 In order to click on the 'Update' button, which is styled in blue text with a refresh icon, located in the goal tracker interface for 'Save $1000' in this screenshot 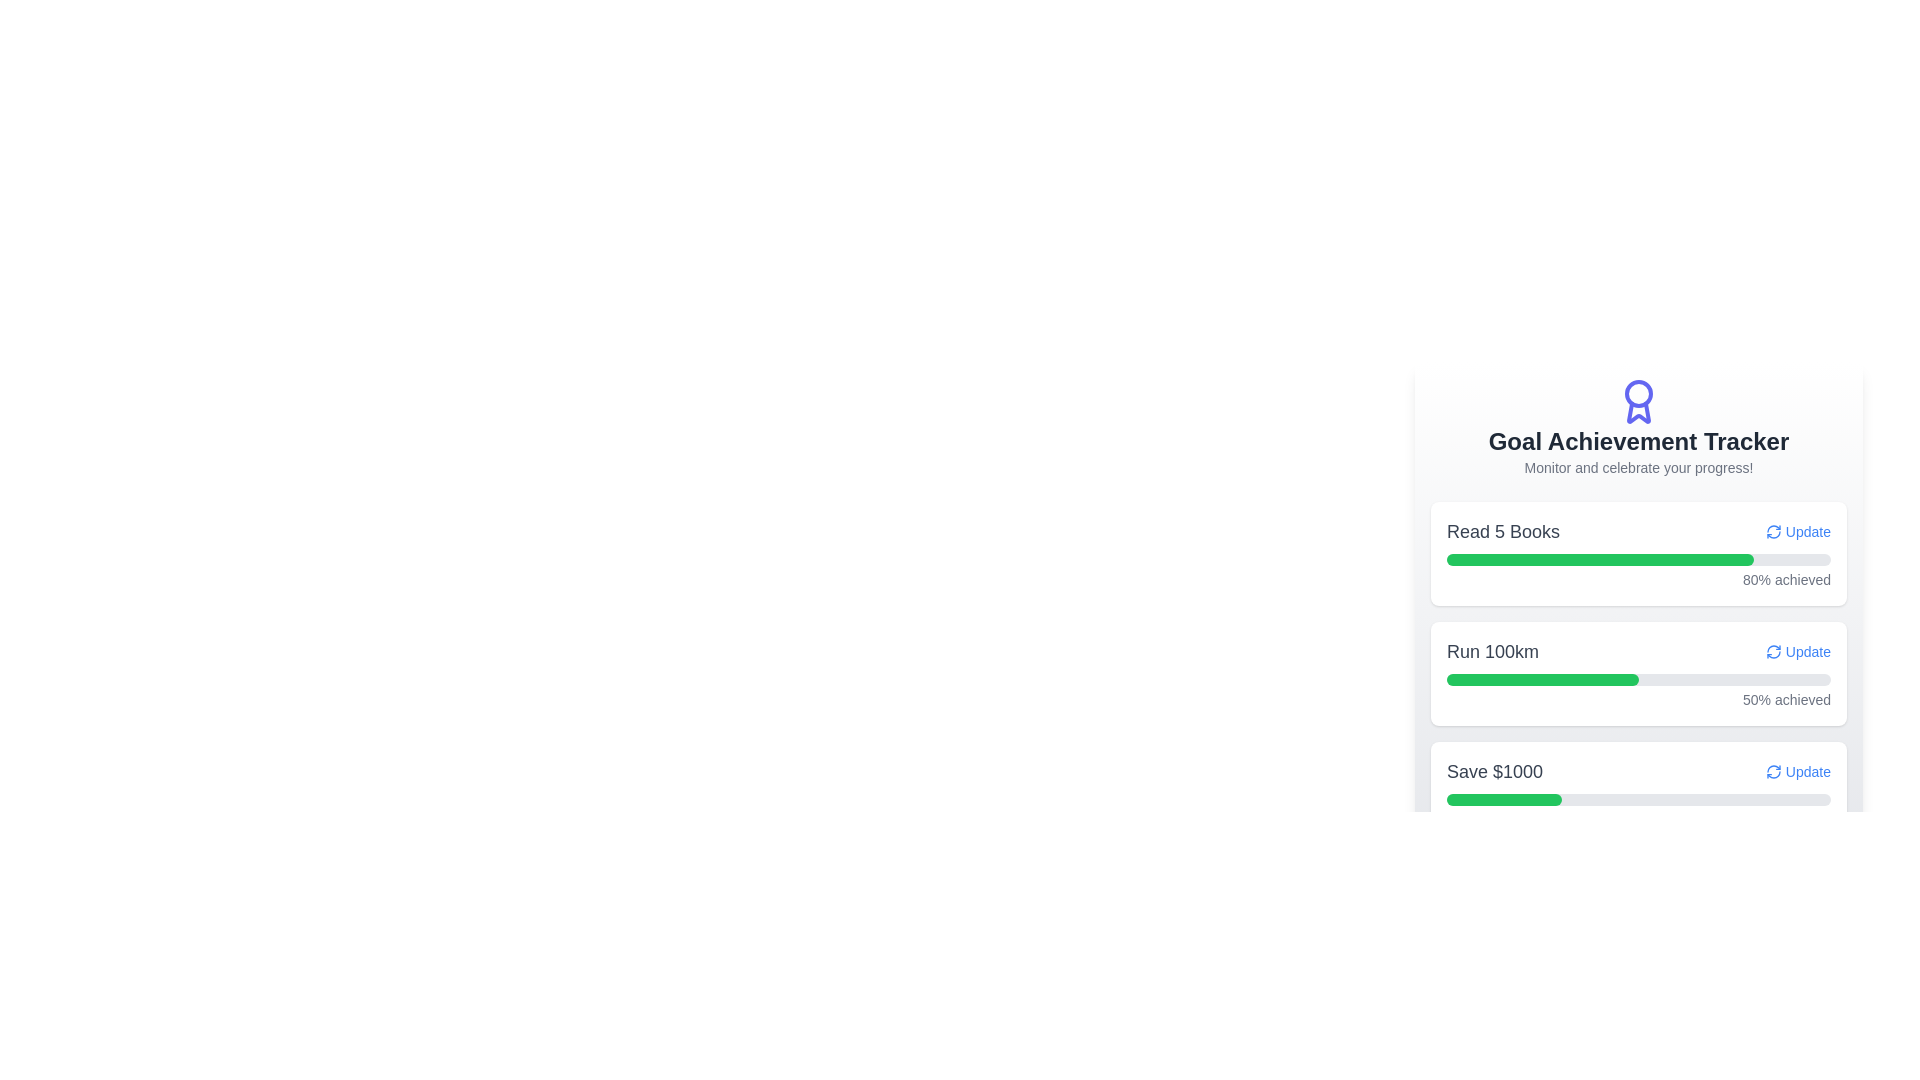, I will do `click(1798, 770)`.